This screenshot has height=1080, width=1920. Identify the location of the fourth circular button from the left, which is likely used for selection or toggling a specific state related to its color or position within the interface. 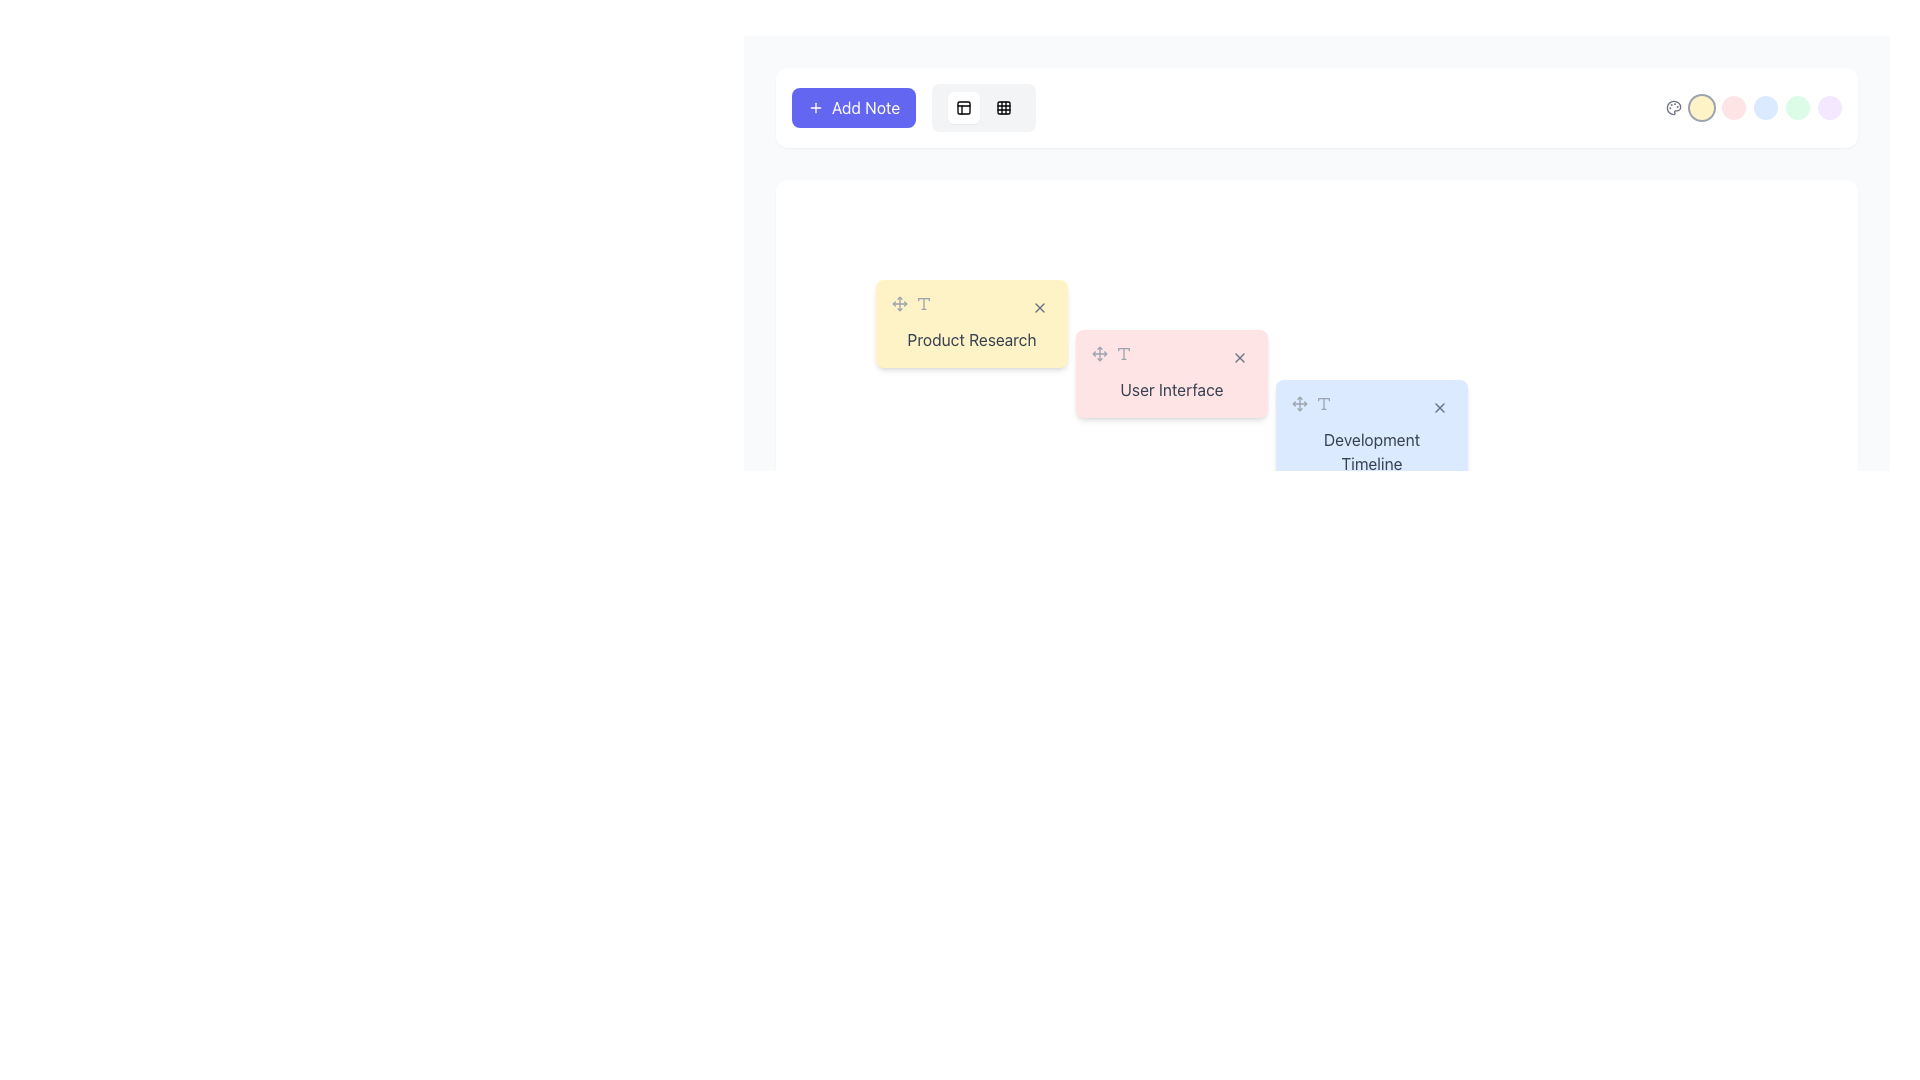
(1766, 108).